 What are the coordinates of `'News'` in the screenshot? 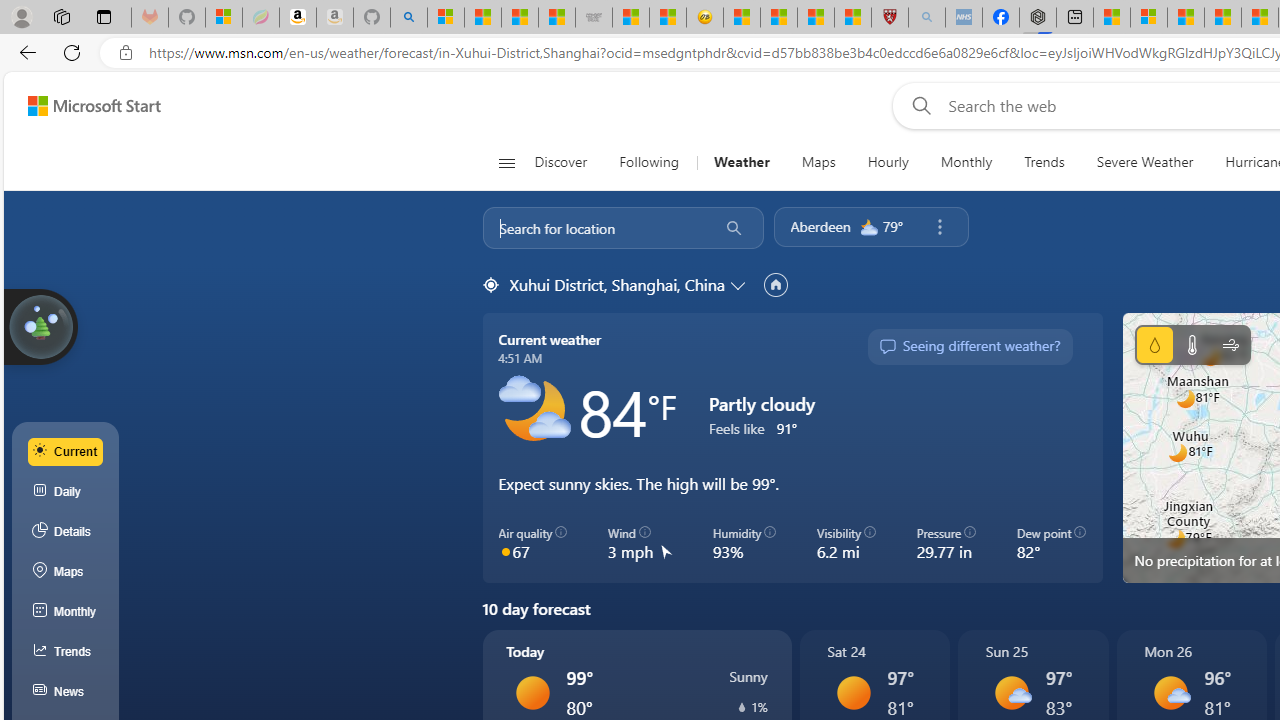 It's located at (65, 691).